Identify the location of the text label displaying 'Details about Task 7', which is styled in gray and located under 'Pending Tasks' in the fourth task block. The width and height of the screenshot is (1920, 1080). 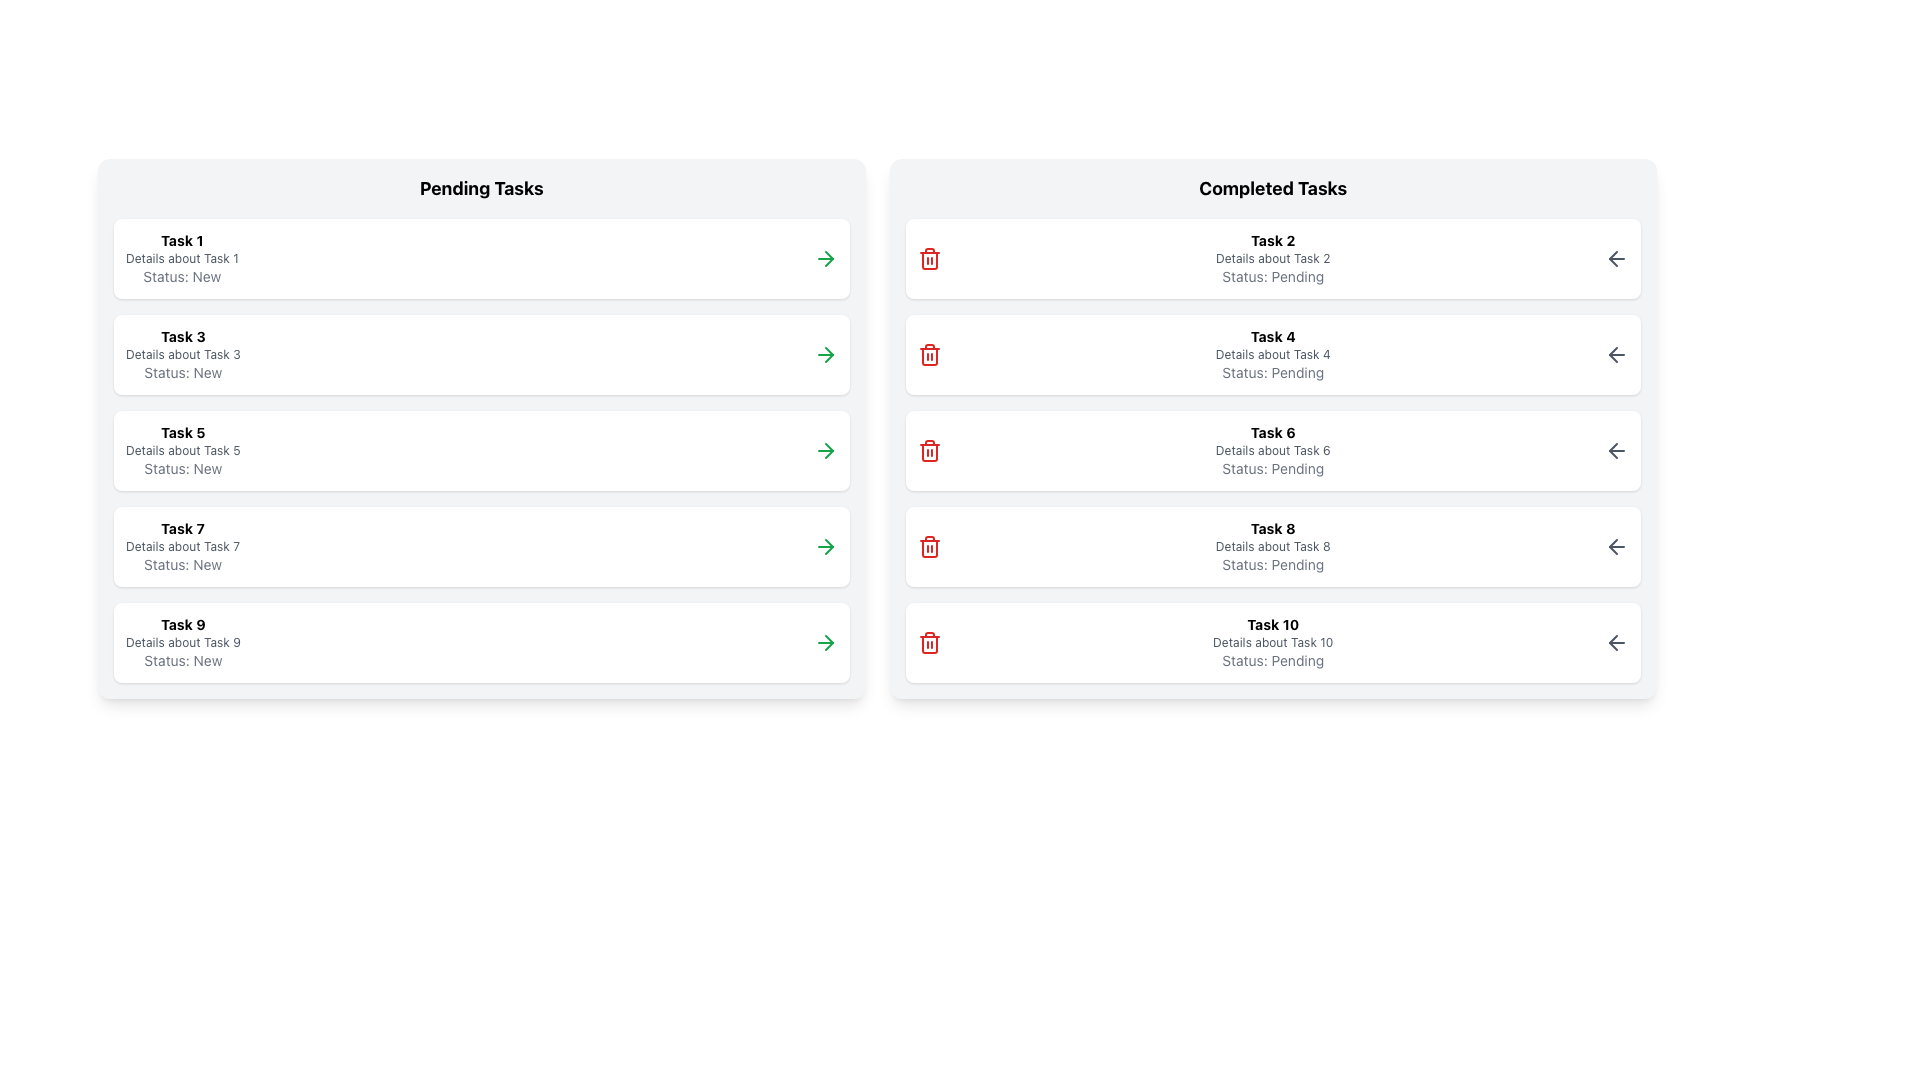
(182, 547).